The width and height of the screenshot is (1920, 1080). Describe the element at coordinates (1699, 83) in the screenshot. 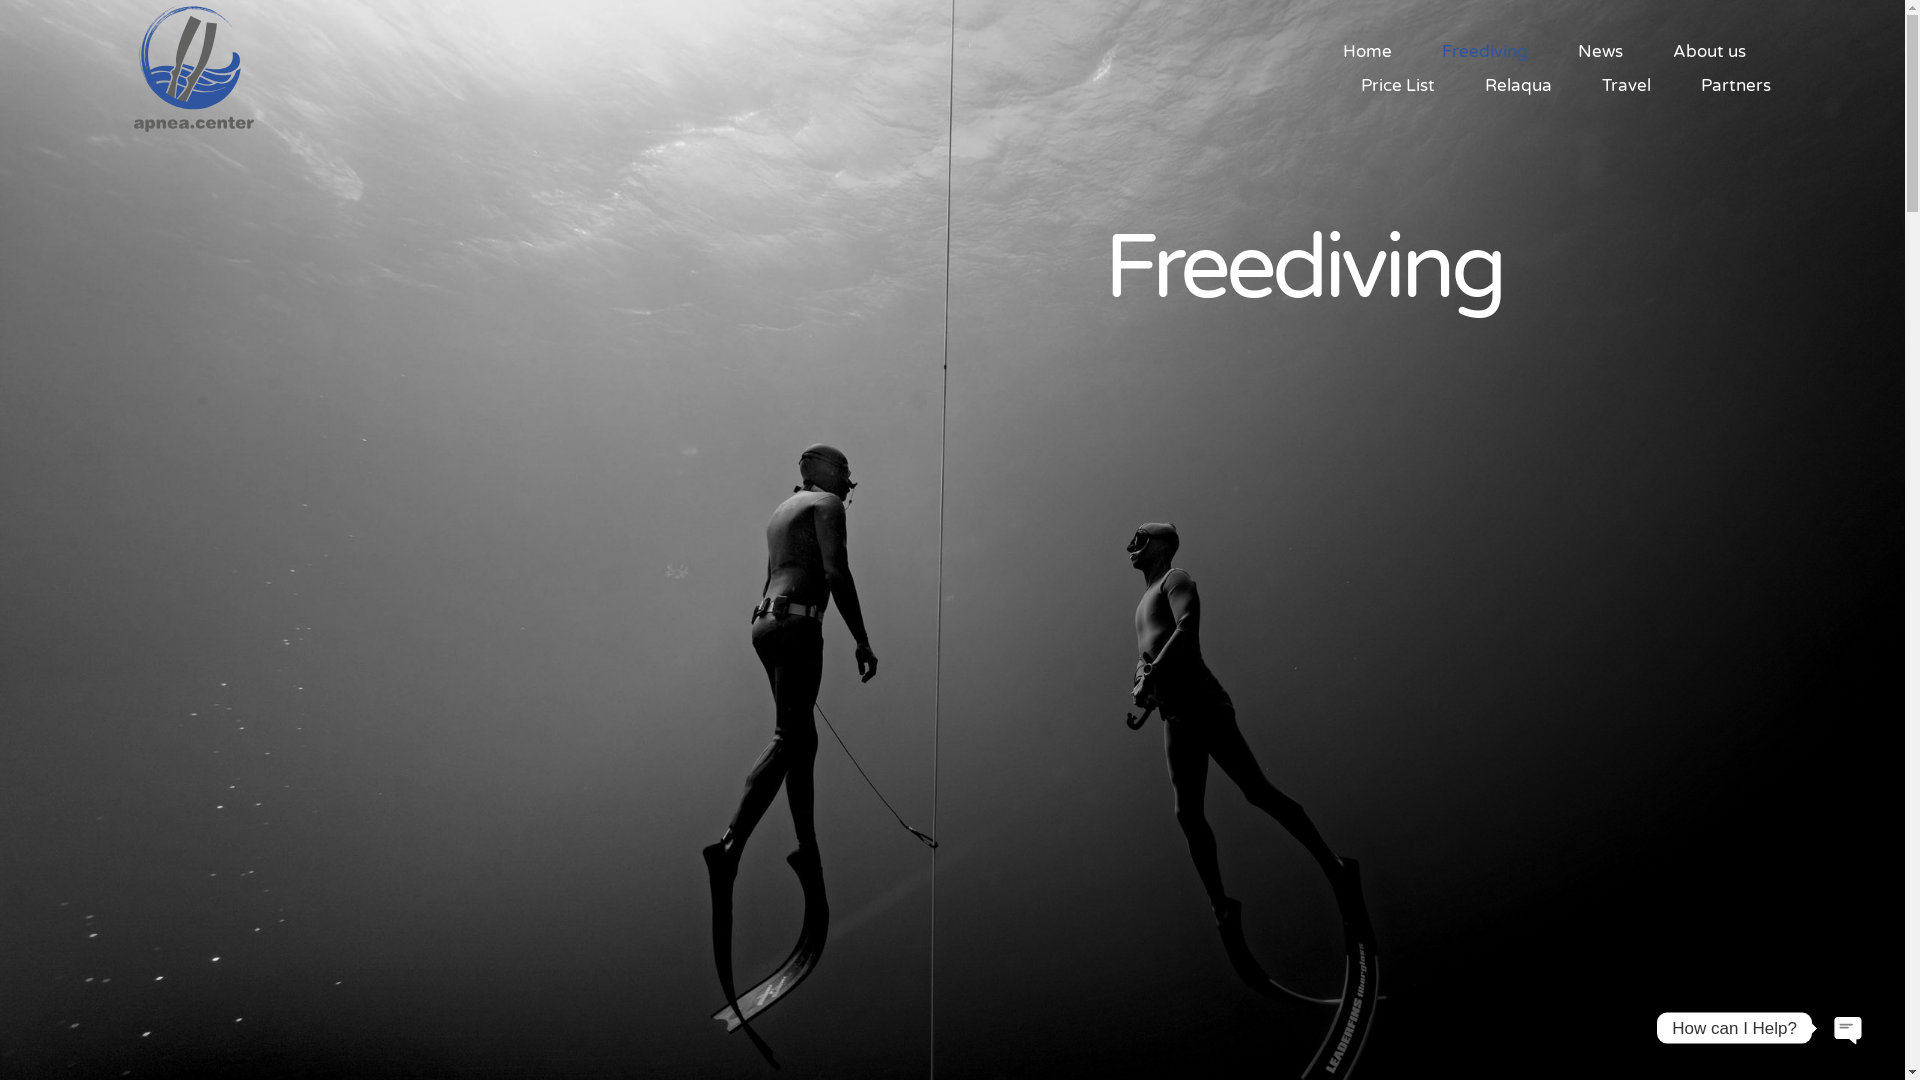

I see `'Partners'` at that location.